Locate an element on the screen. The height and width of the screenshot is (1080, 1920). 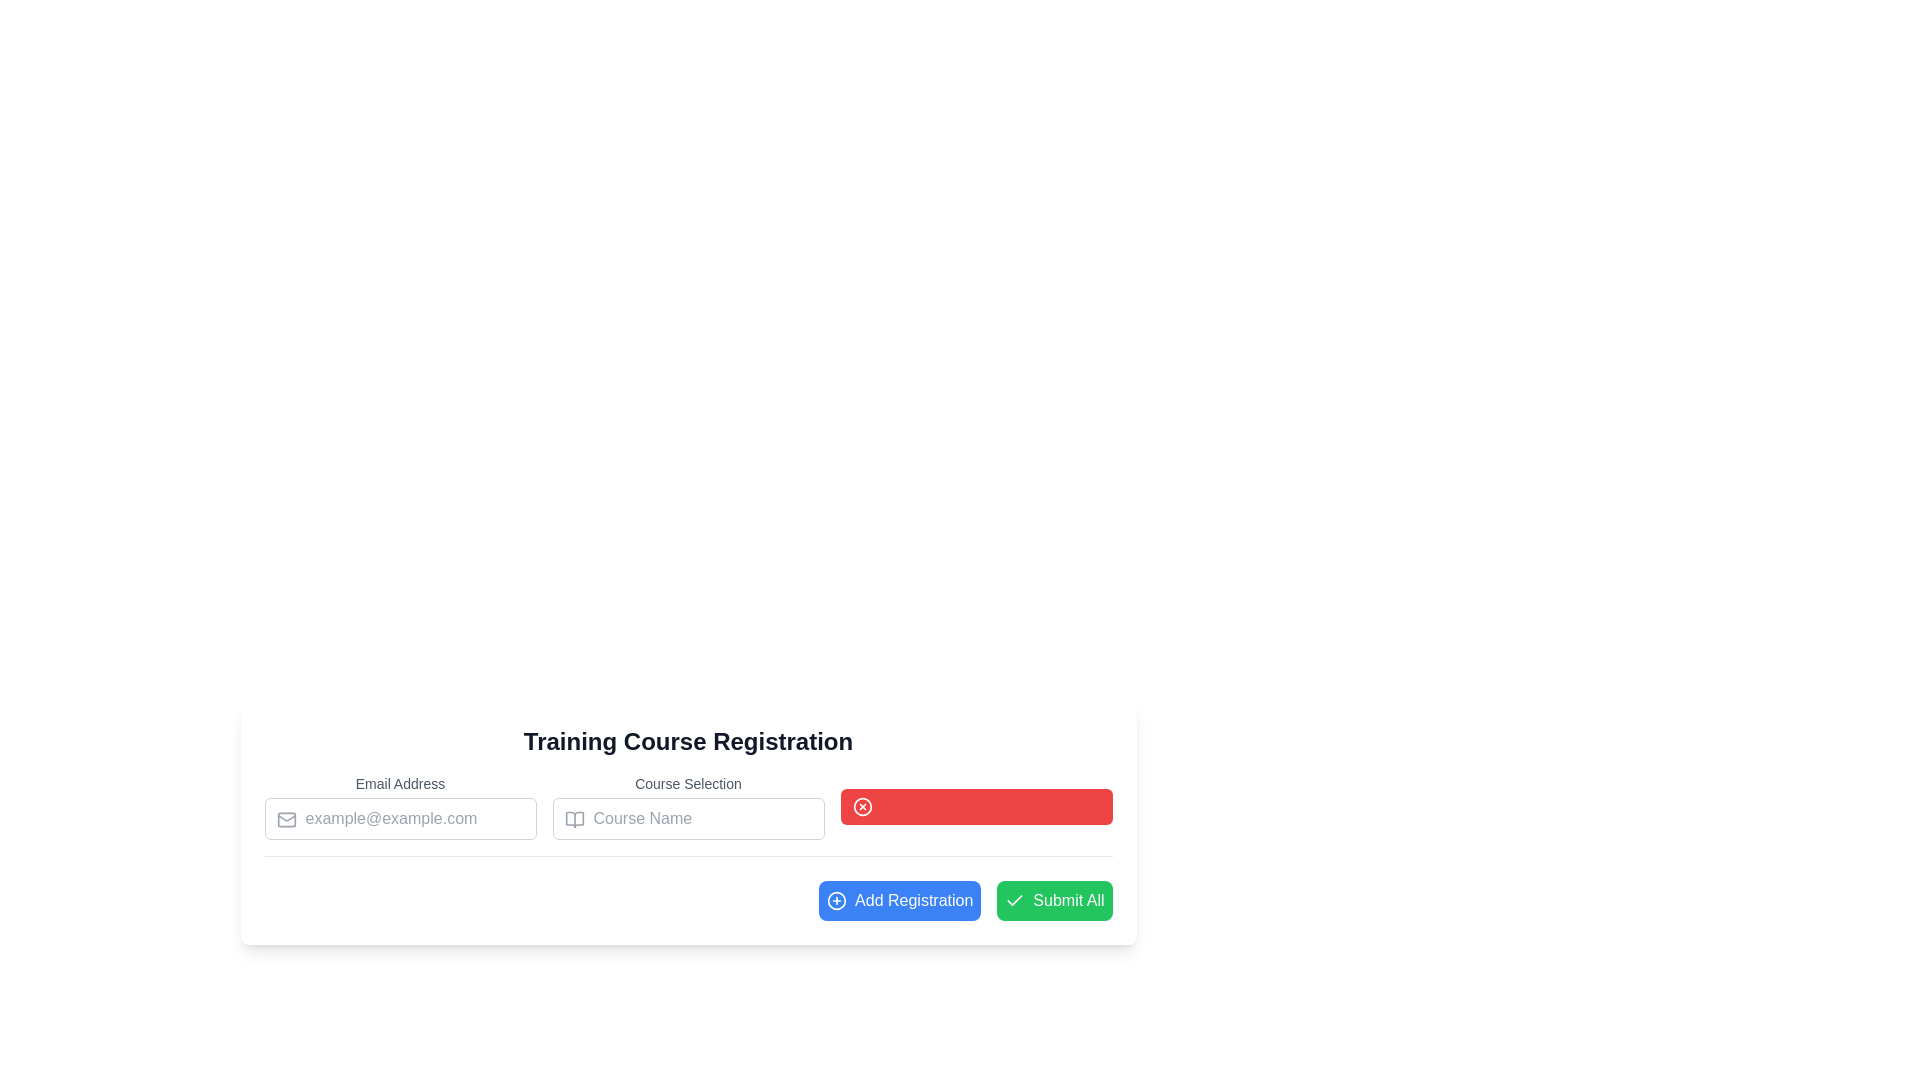
the circular part of the plus icon in the 'Add Registration' button, which visually identifies the button's purpose is located at coordinates (837, 901).